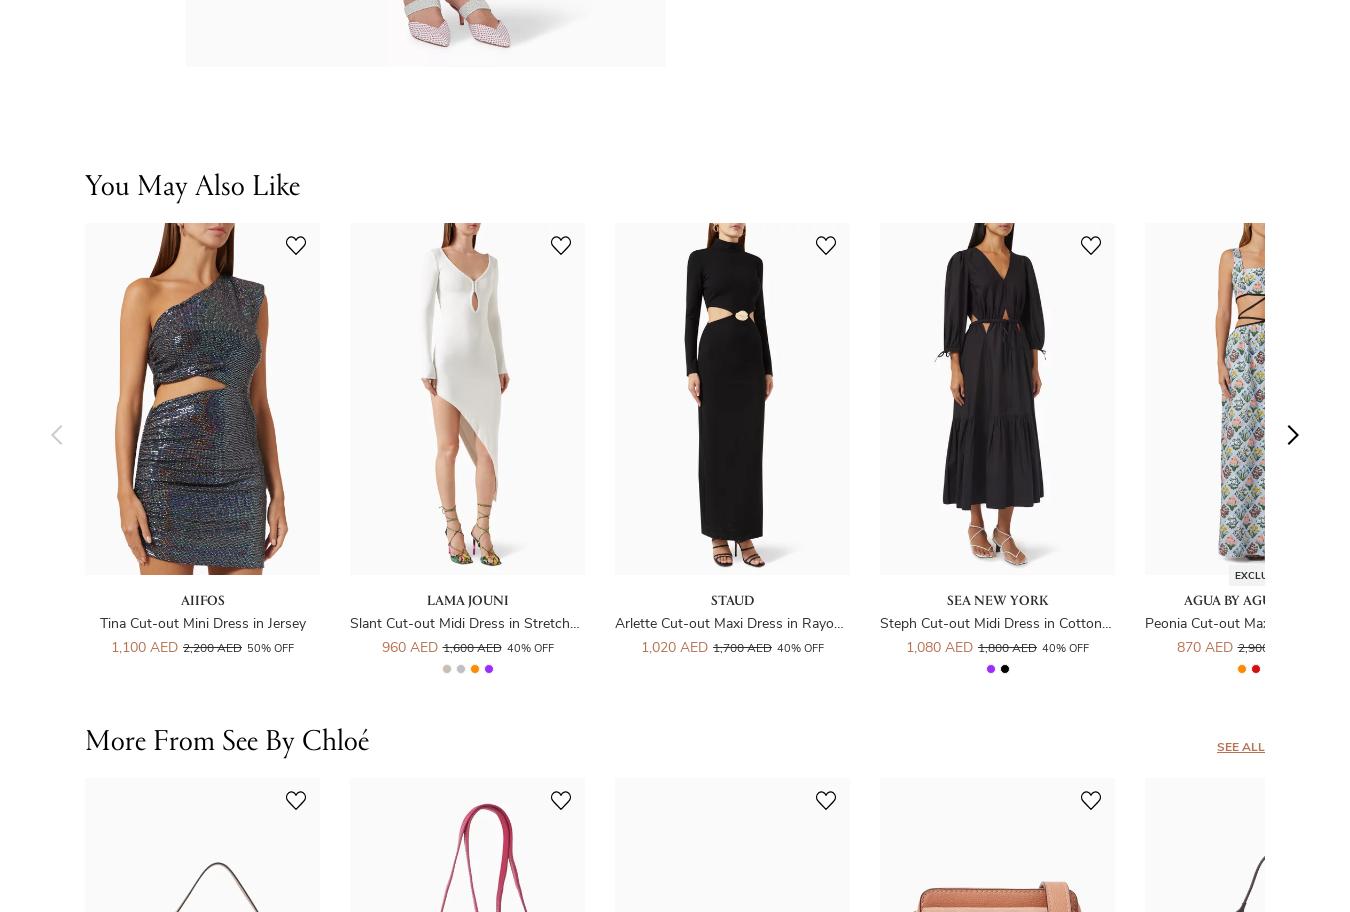 The width and height of the screenshot is (1350, 912). I want to click on 'EXCLUSIVE', so click(1233, 575).